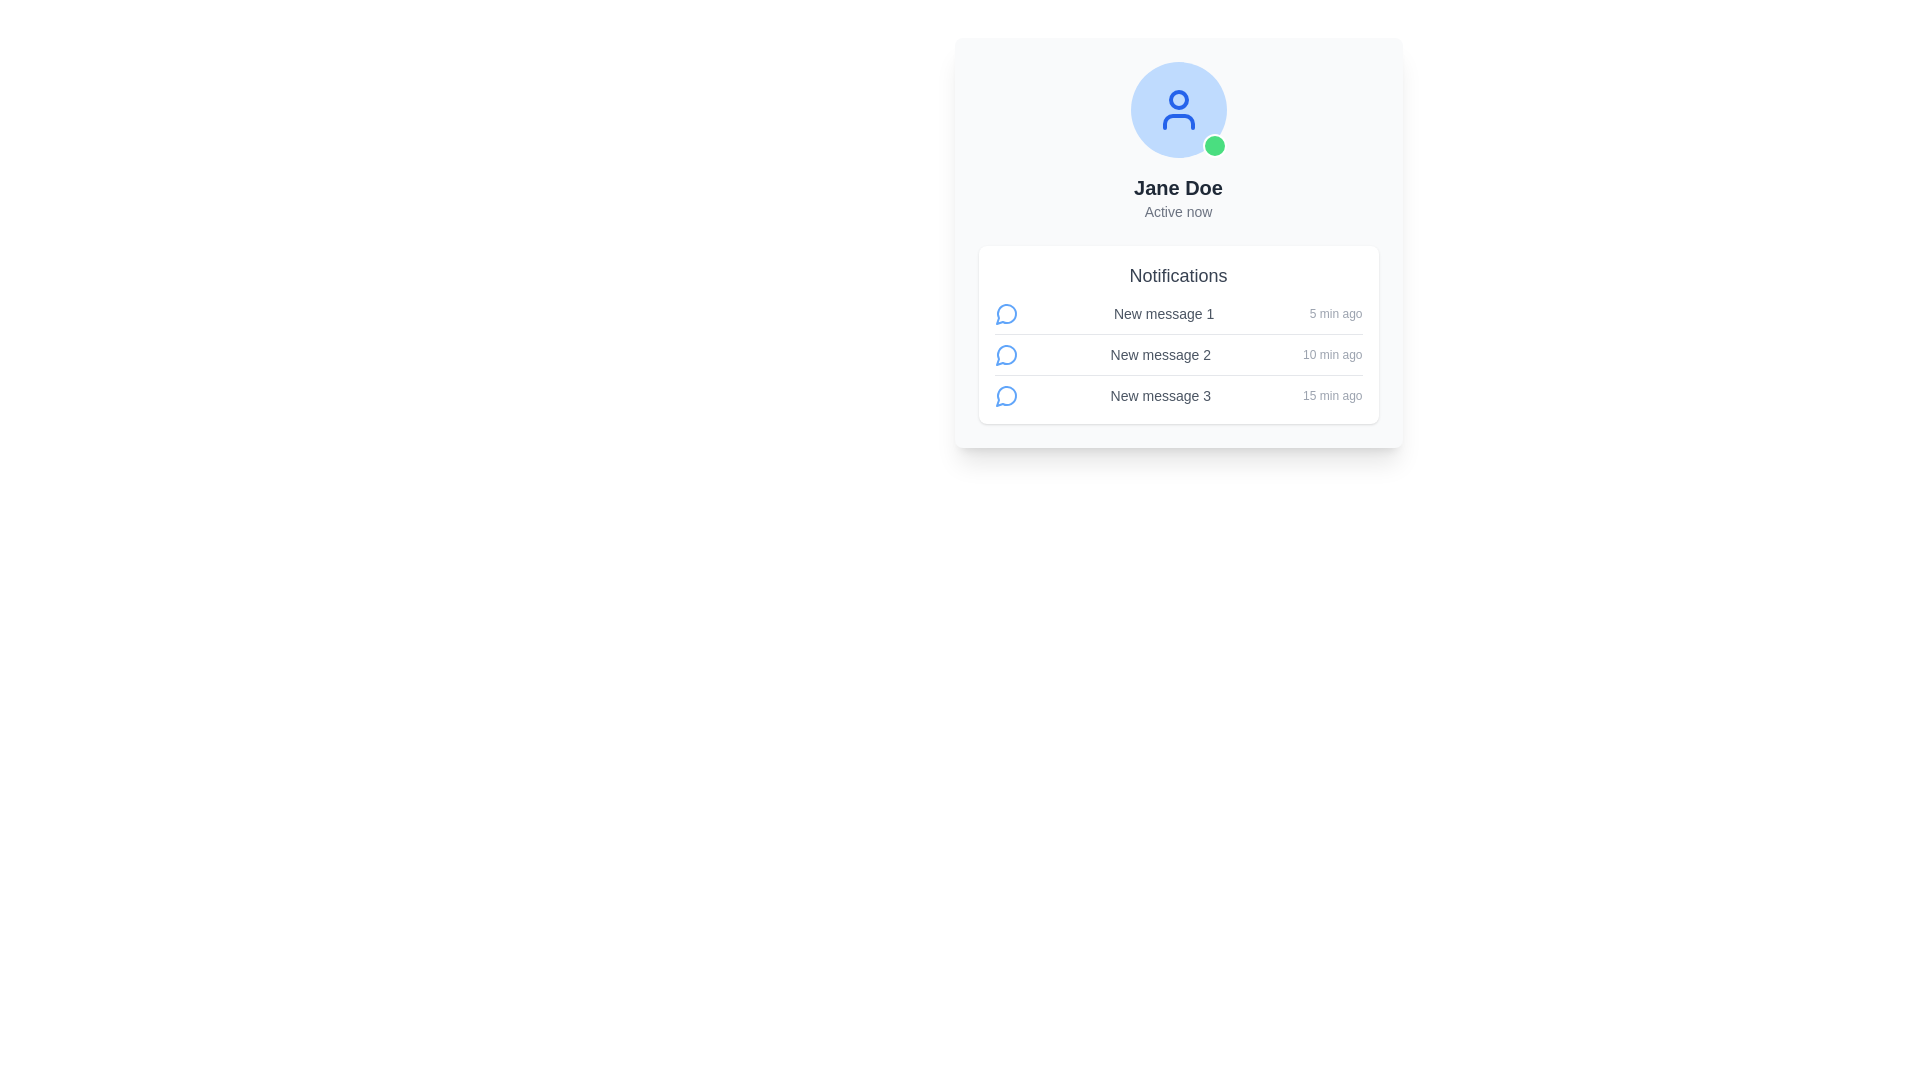 The image size is (1920, 1080). I want to click on the blue circle icon that contains a speech bubble, located in the leftmost position of the 'New message 3' row, so click(1006, 396).